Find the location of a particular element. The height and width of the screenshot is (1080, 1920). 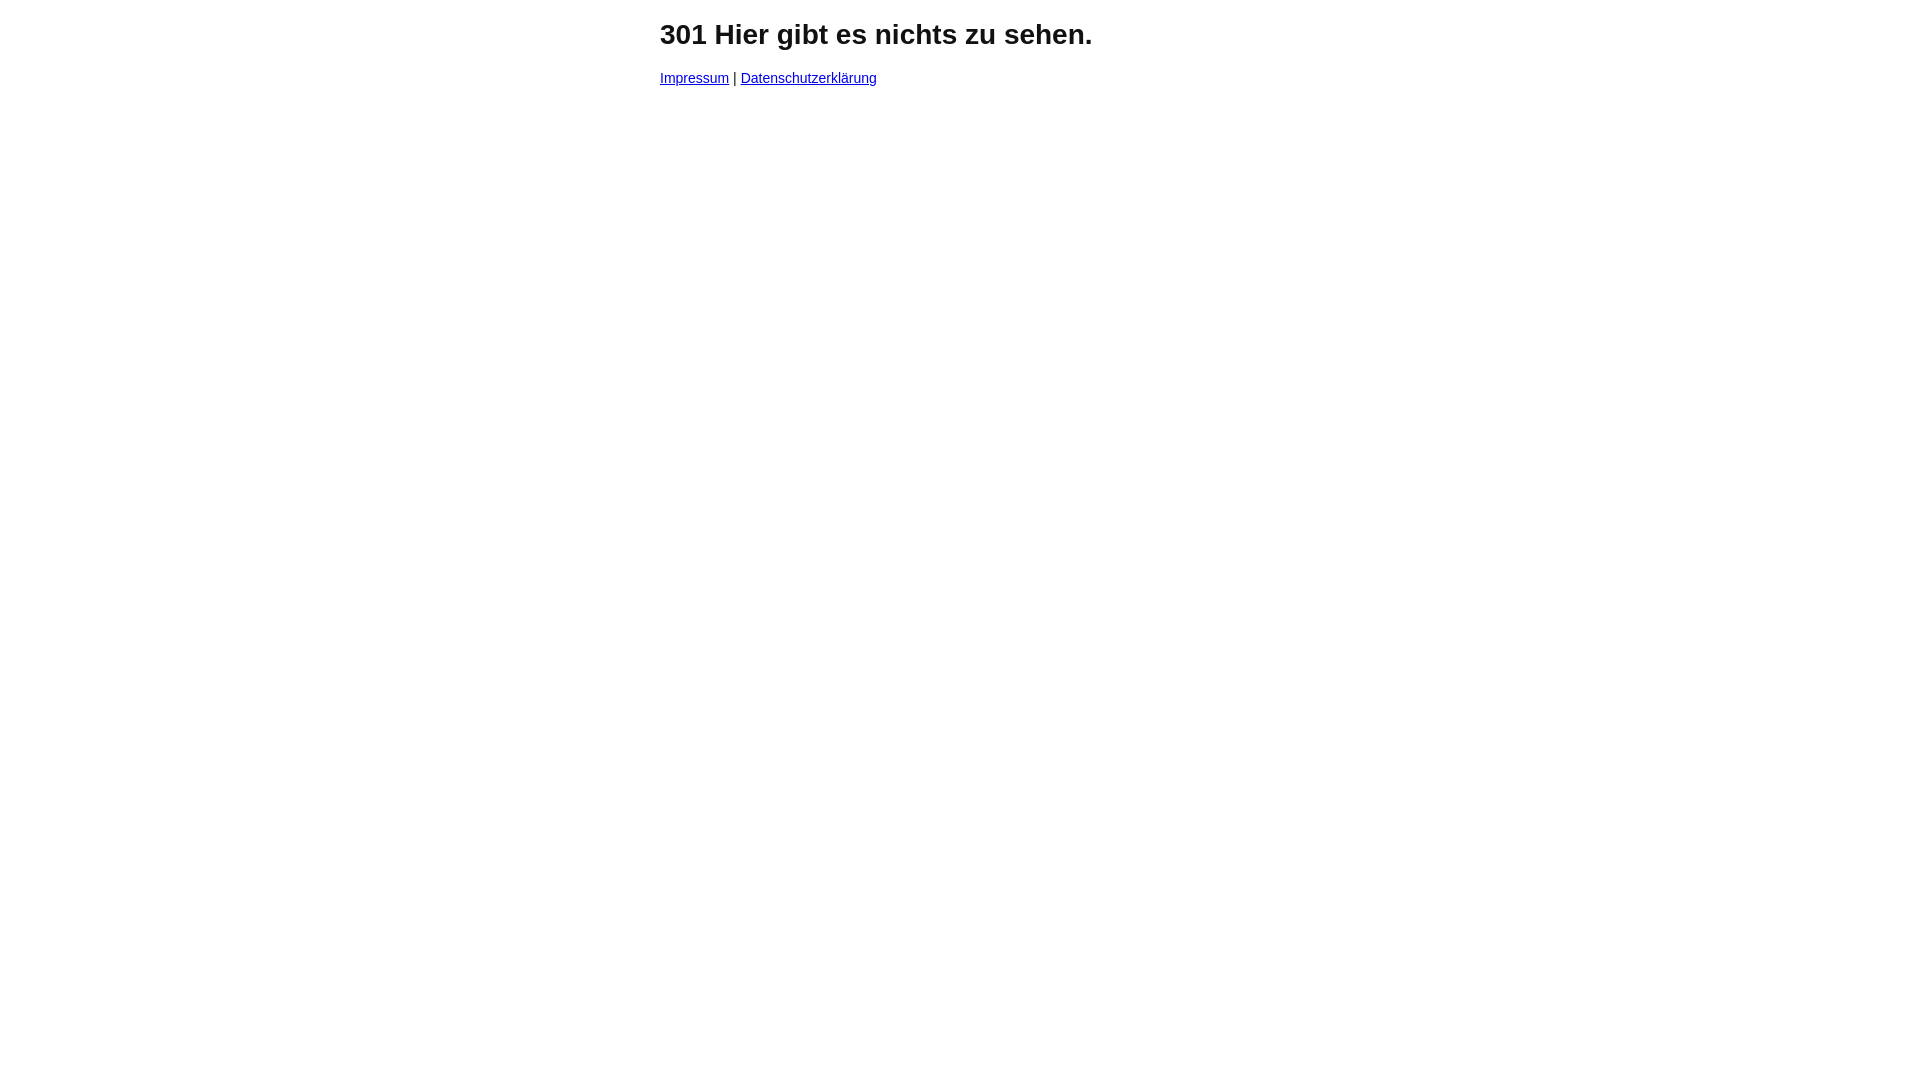

'Impressum' is located at coordinates (694, 76).